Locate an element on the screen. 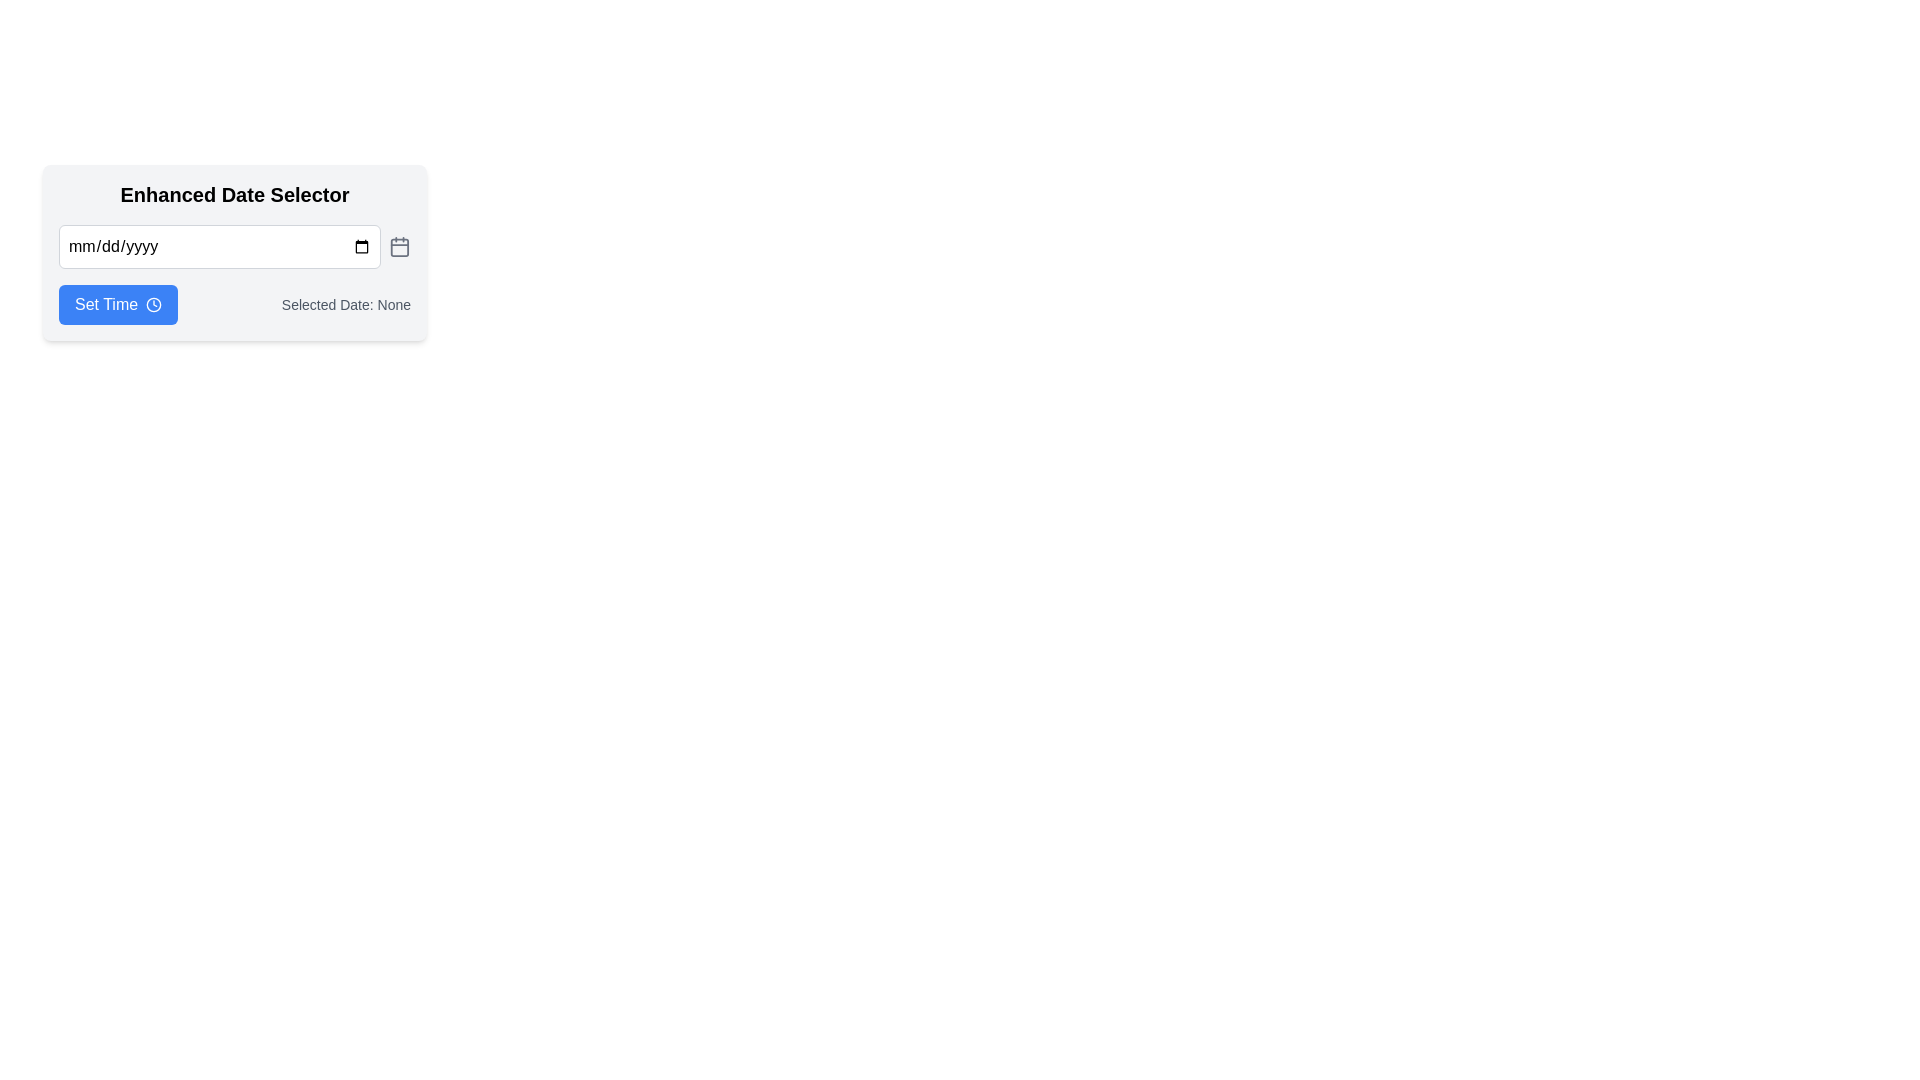 The image size is (1920, 1080). the Text Display element that shows the currently selected date, which is located to the right of the 'Set Time' button is located at coordinates (346, 304).